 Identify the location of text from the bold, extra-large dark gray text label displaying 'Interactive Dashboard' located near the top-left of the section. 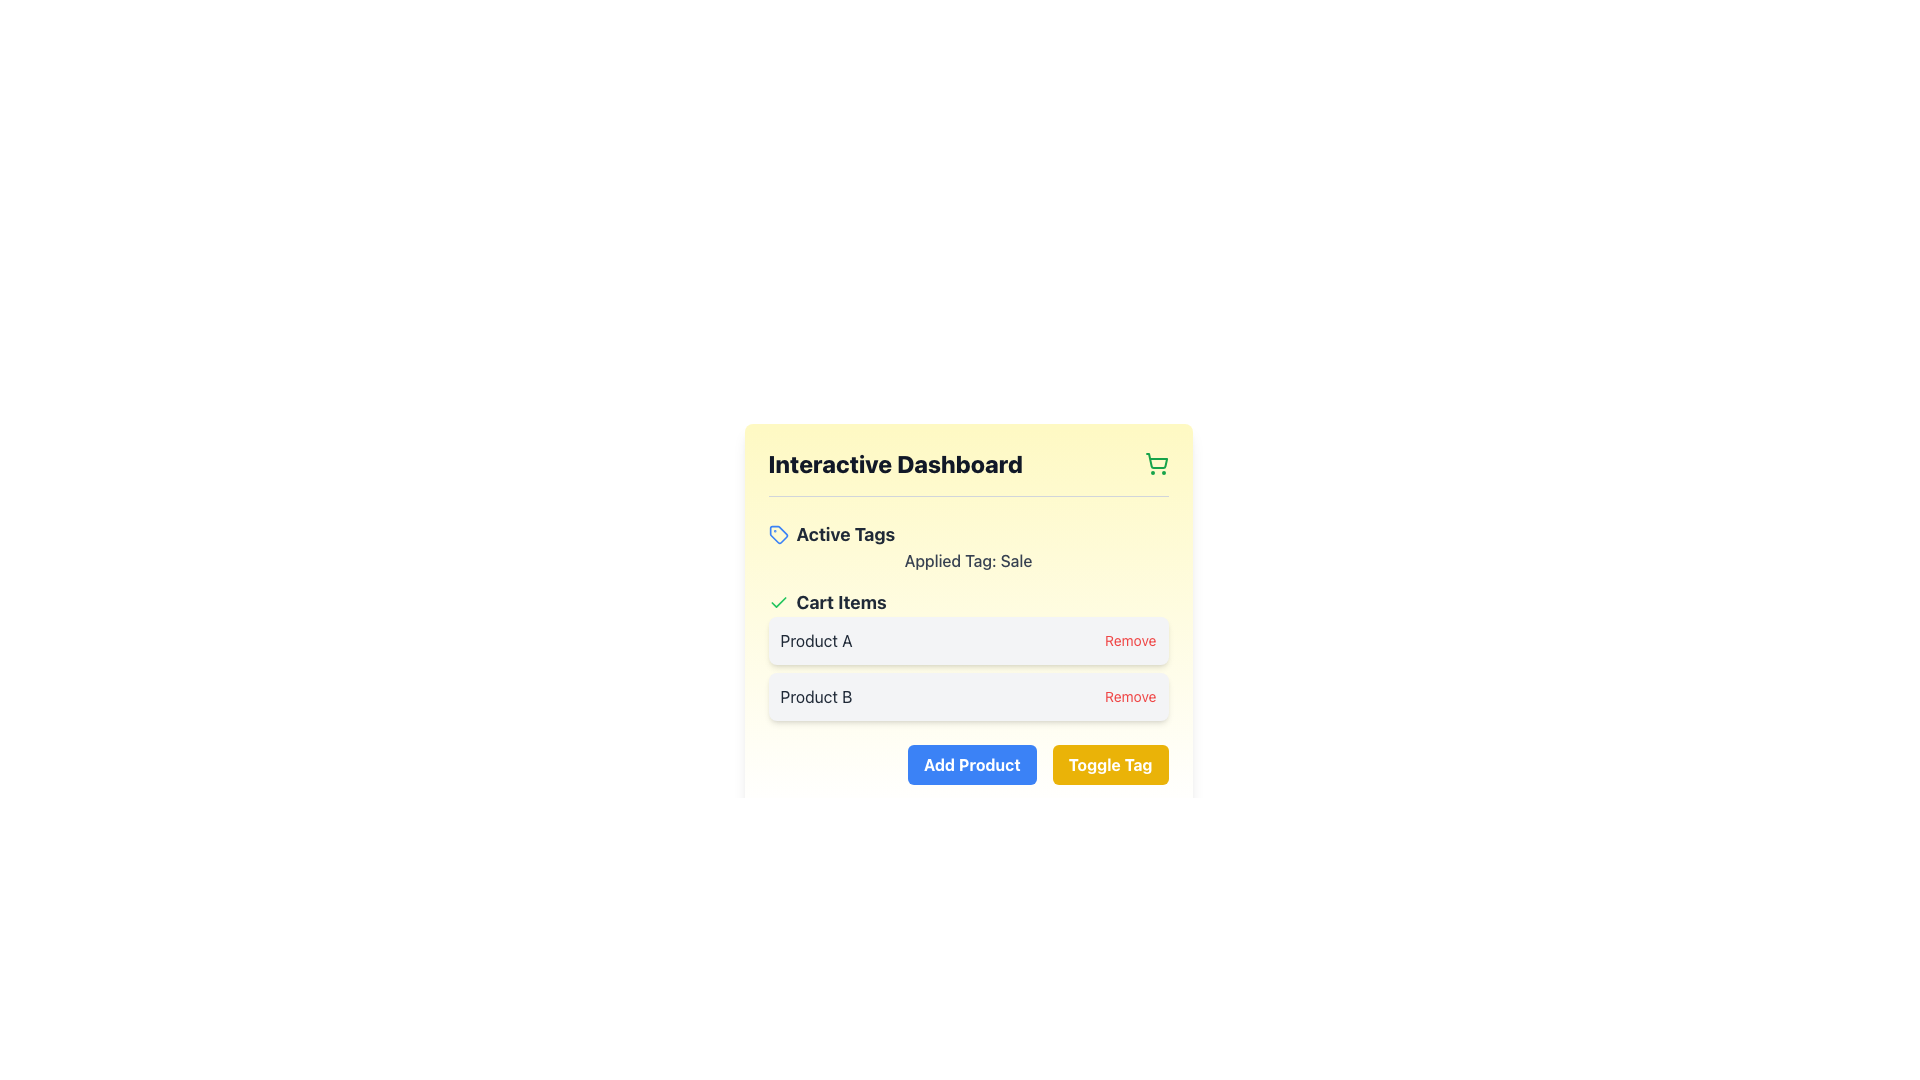
(894, 463).